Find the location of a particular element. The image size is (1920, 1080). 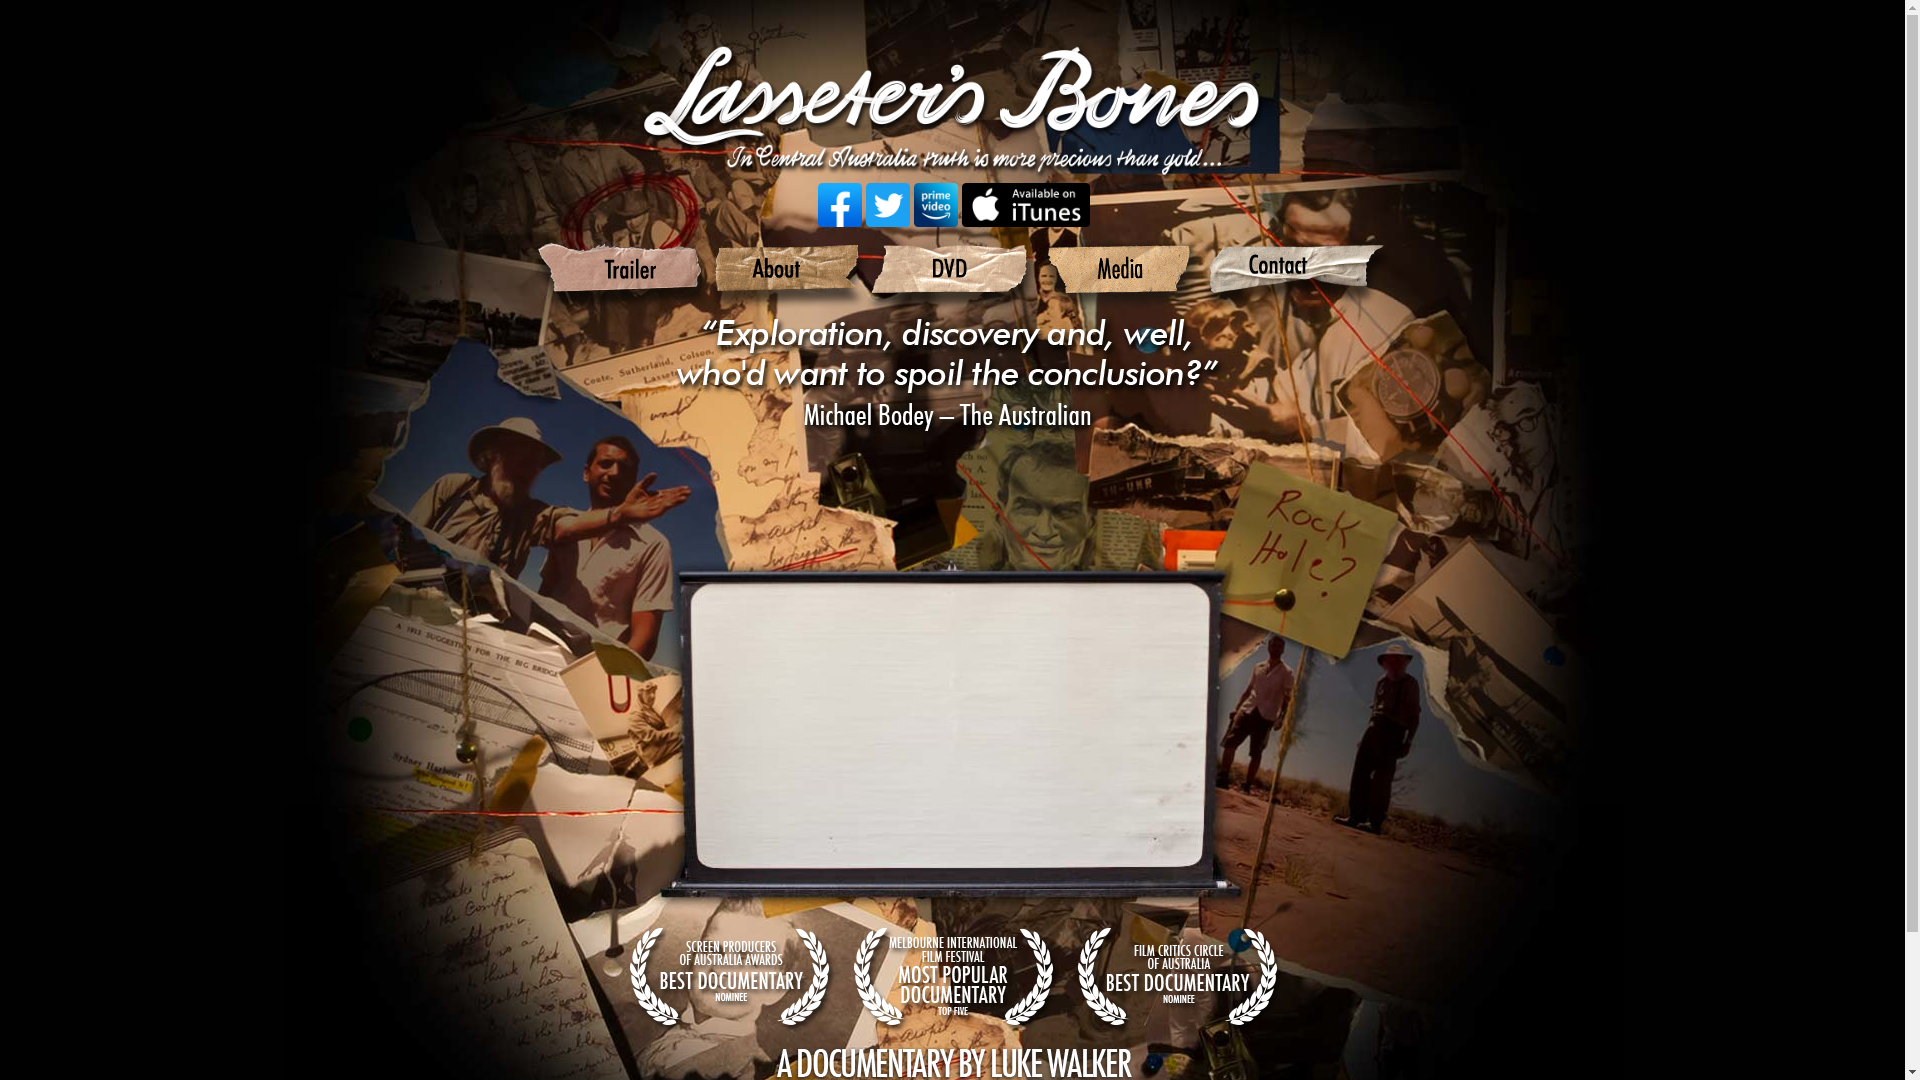

'Lasseters Bones Twitter Page' is located at coordinates (887, 204).